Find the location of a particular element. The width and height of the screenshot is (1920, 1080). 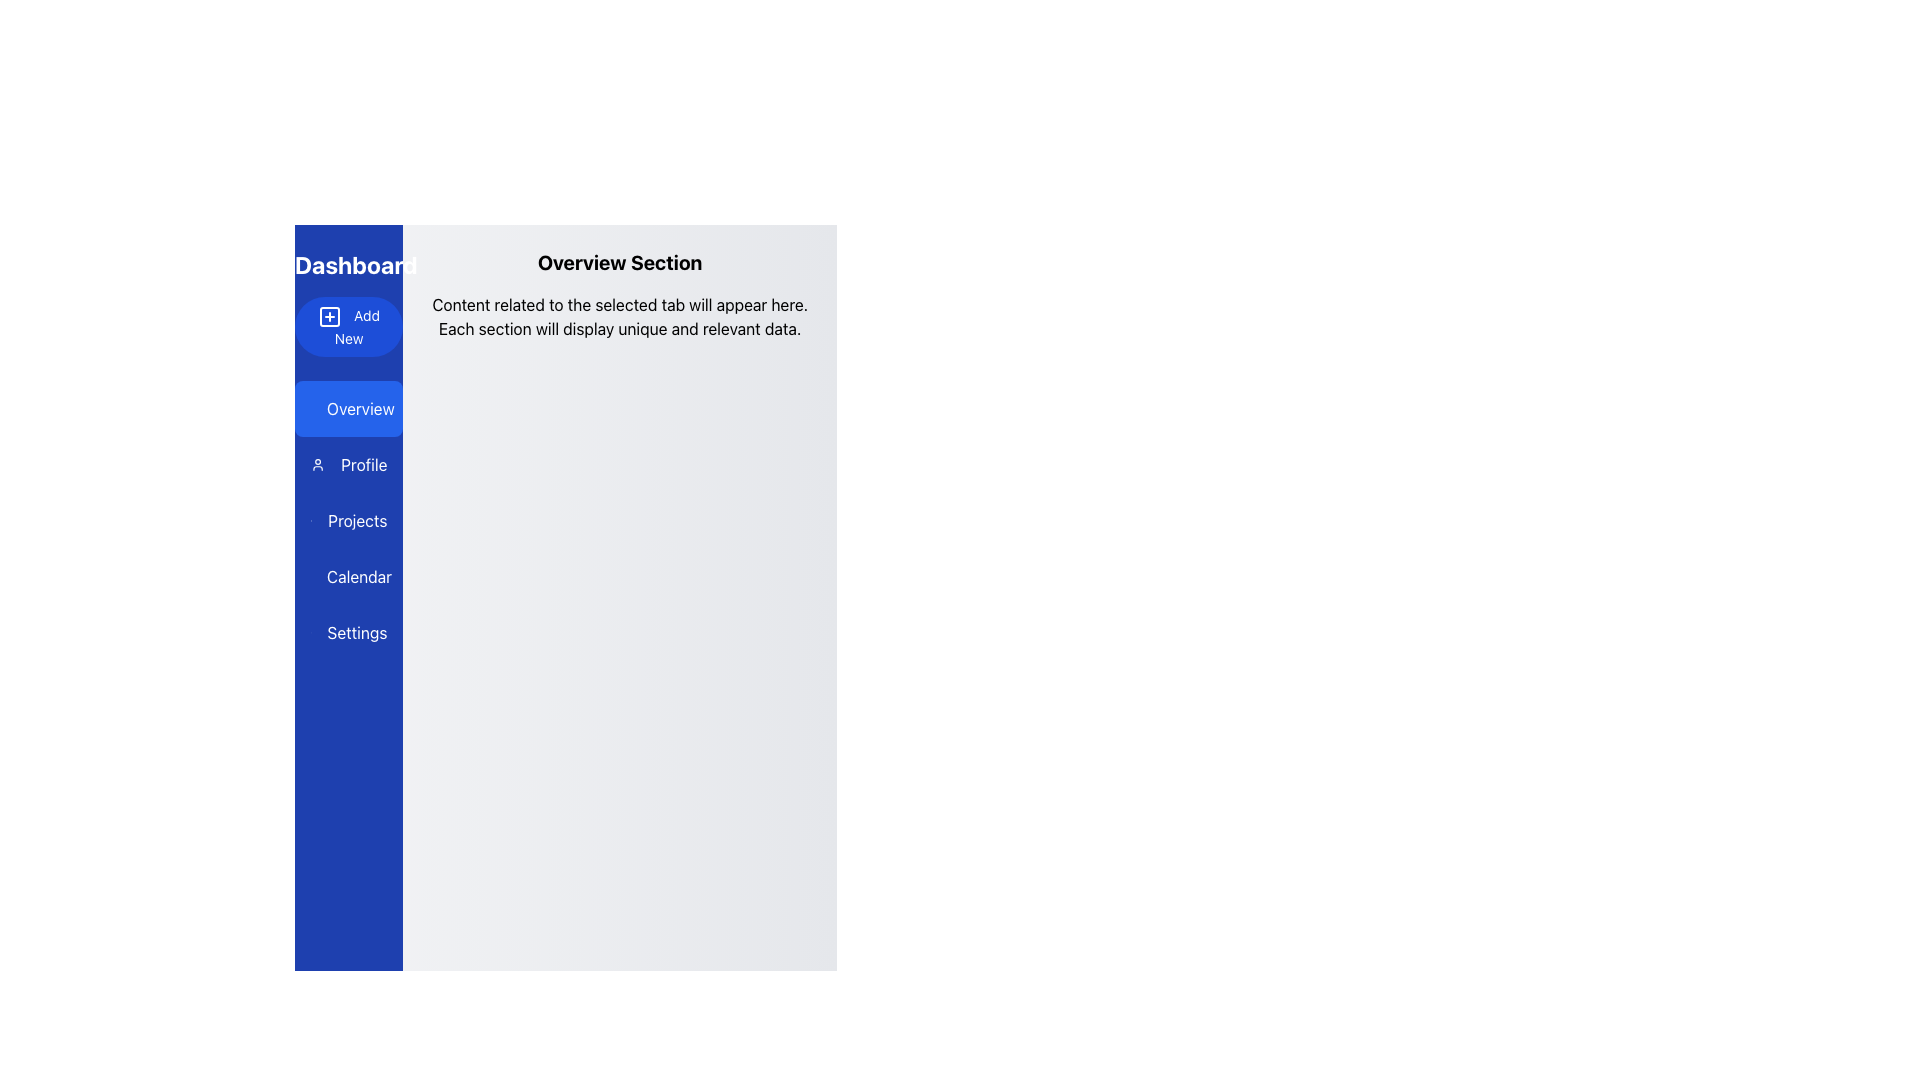

the 'Profile' navigation button located in the vertical sidebar menu, positioned below the 'Overview' item and above the 'Projects' item is located at coordinates (349, 465).